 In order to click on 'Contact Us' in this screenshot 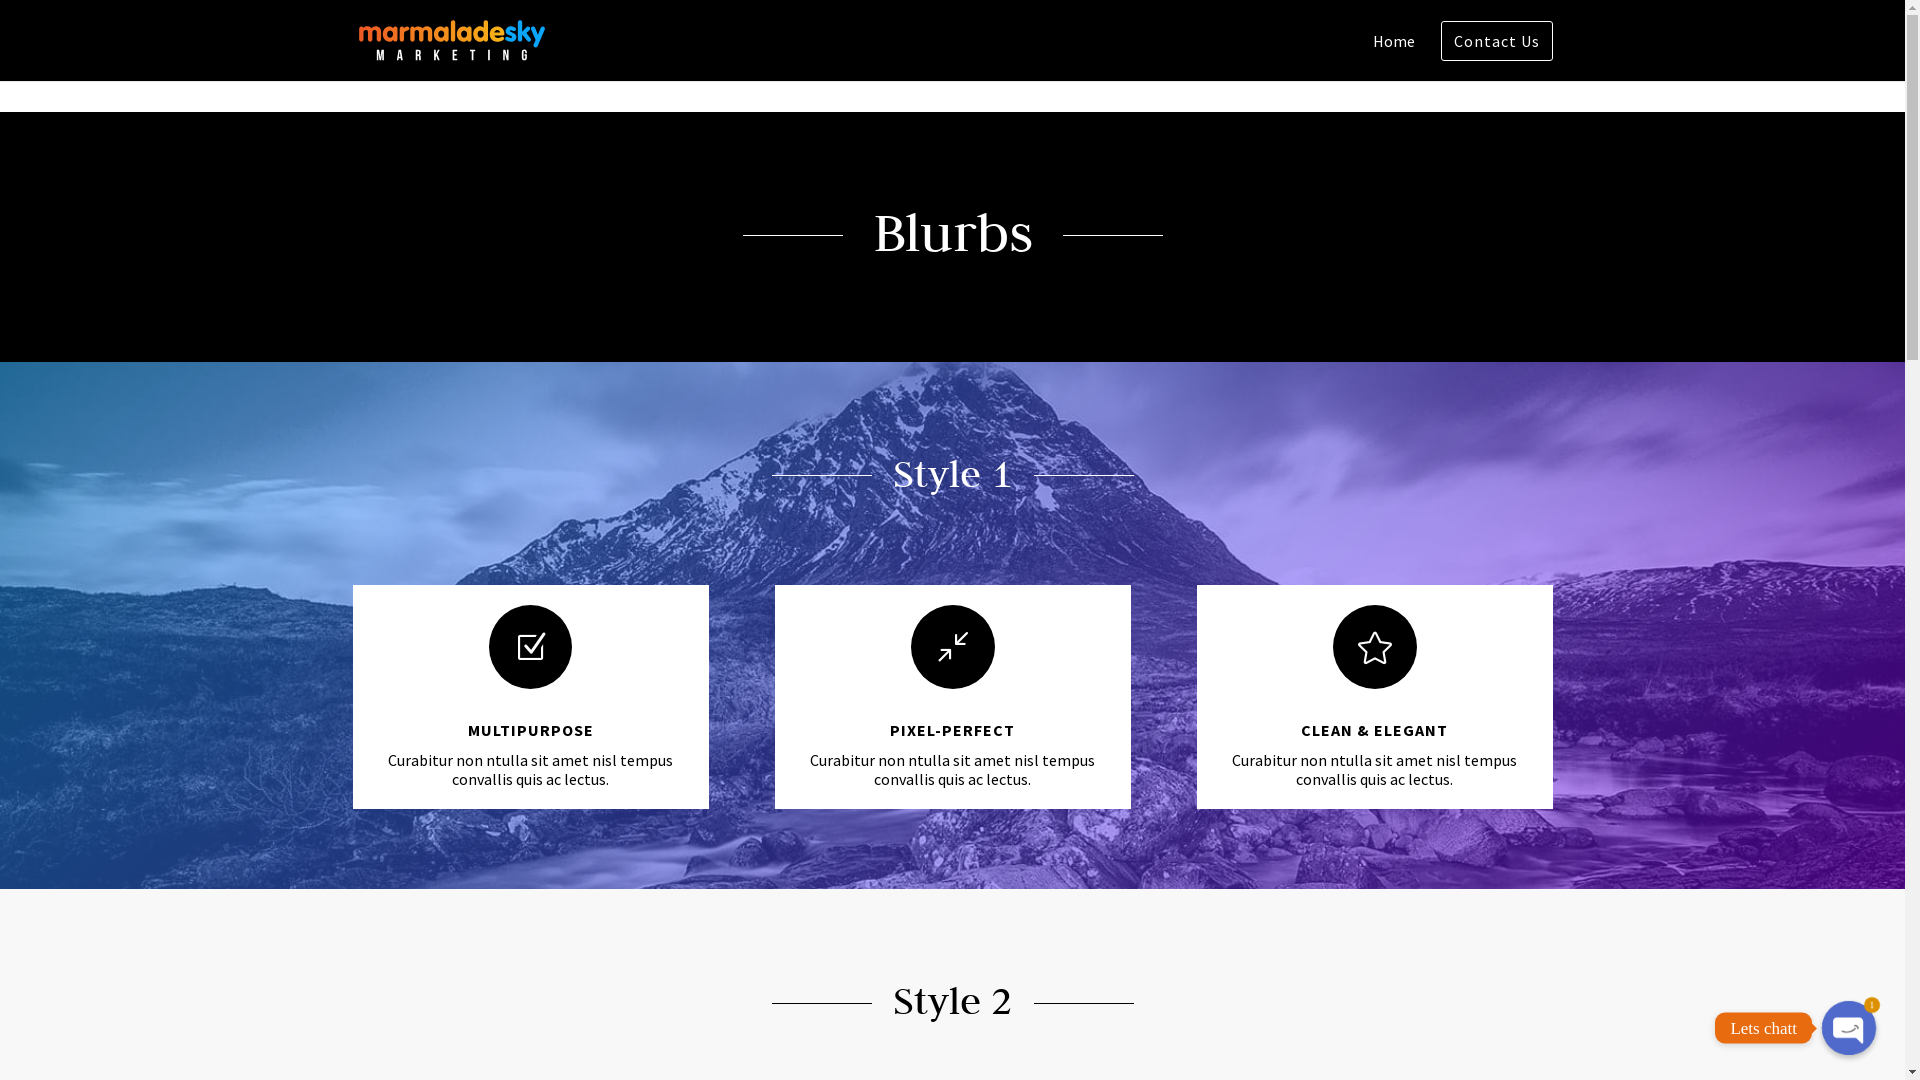, I will do `click(1496, 41)`.